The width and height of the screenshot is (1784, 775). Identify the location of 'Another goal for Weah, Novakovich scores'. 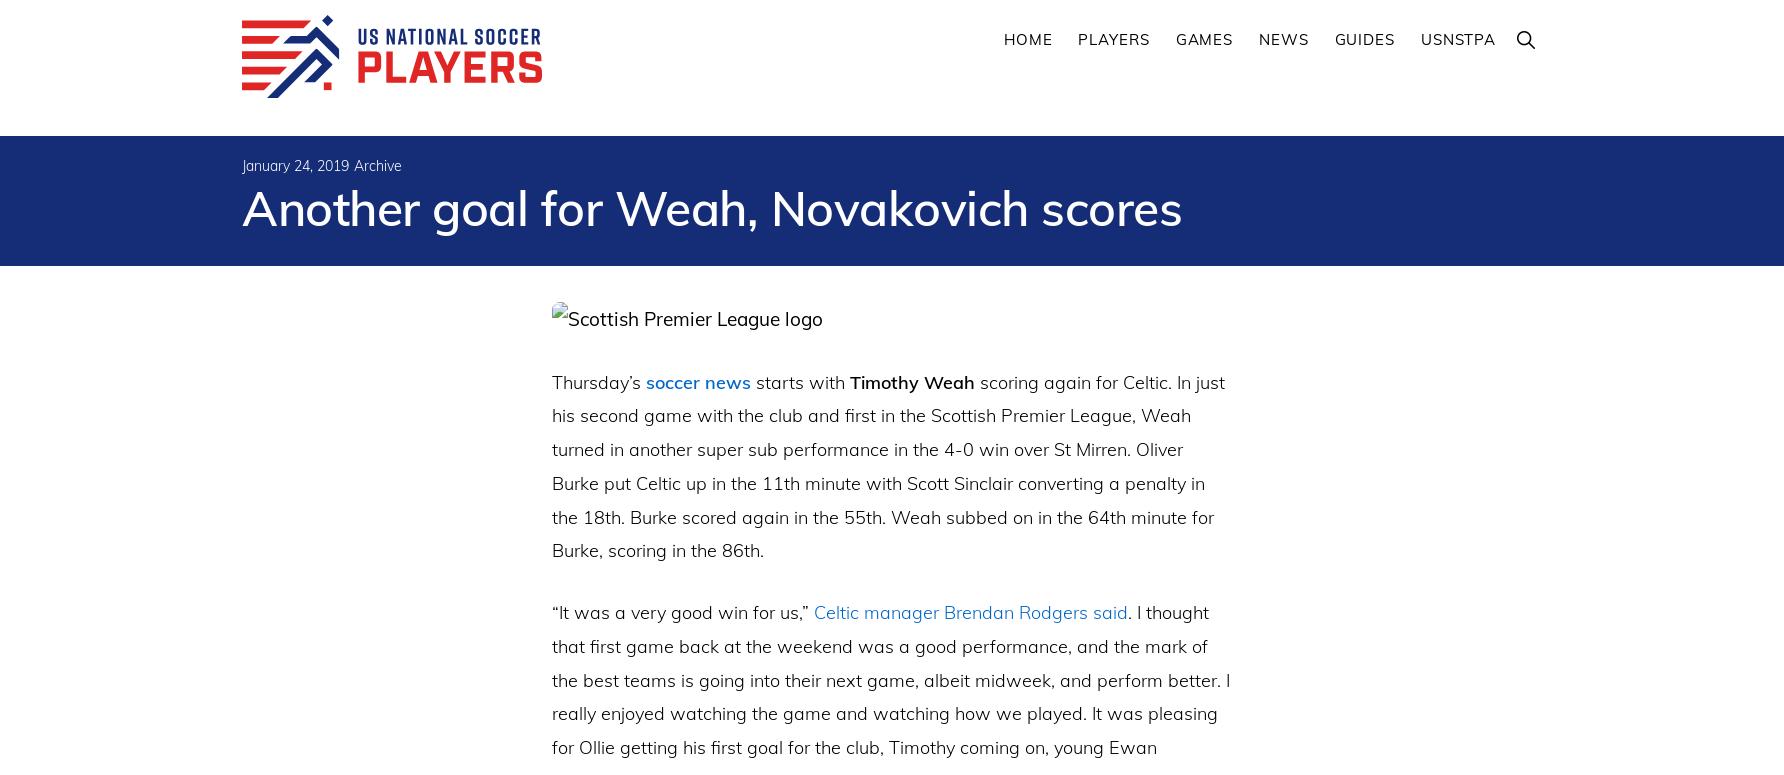
(711, 208).